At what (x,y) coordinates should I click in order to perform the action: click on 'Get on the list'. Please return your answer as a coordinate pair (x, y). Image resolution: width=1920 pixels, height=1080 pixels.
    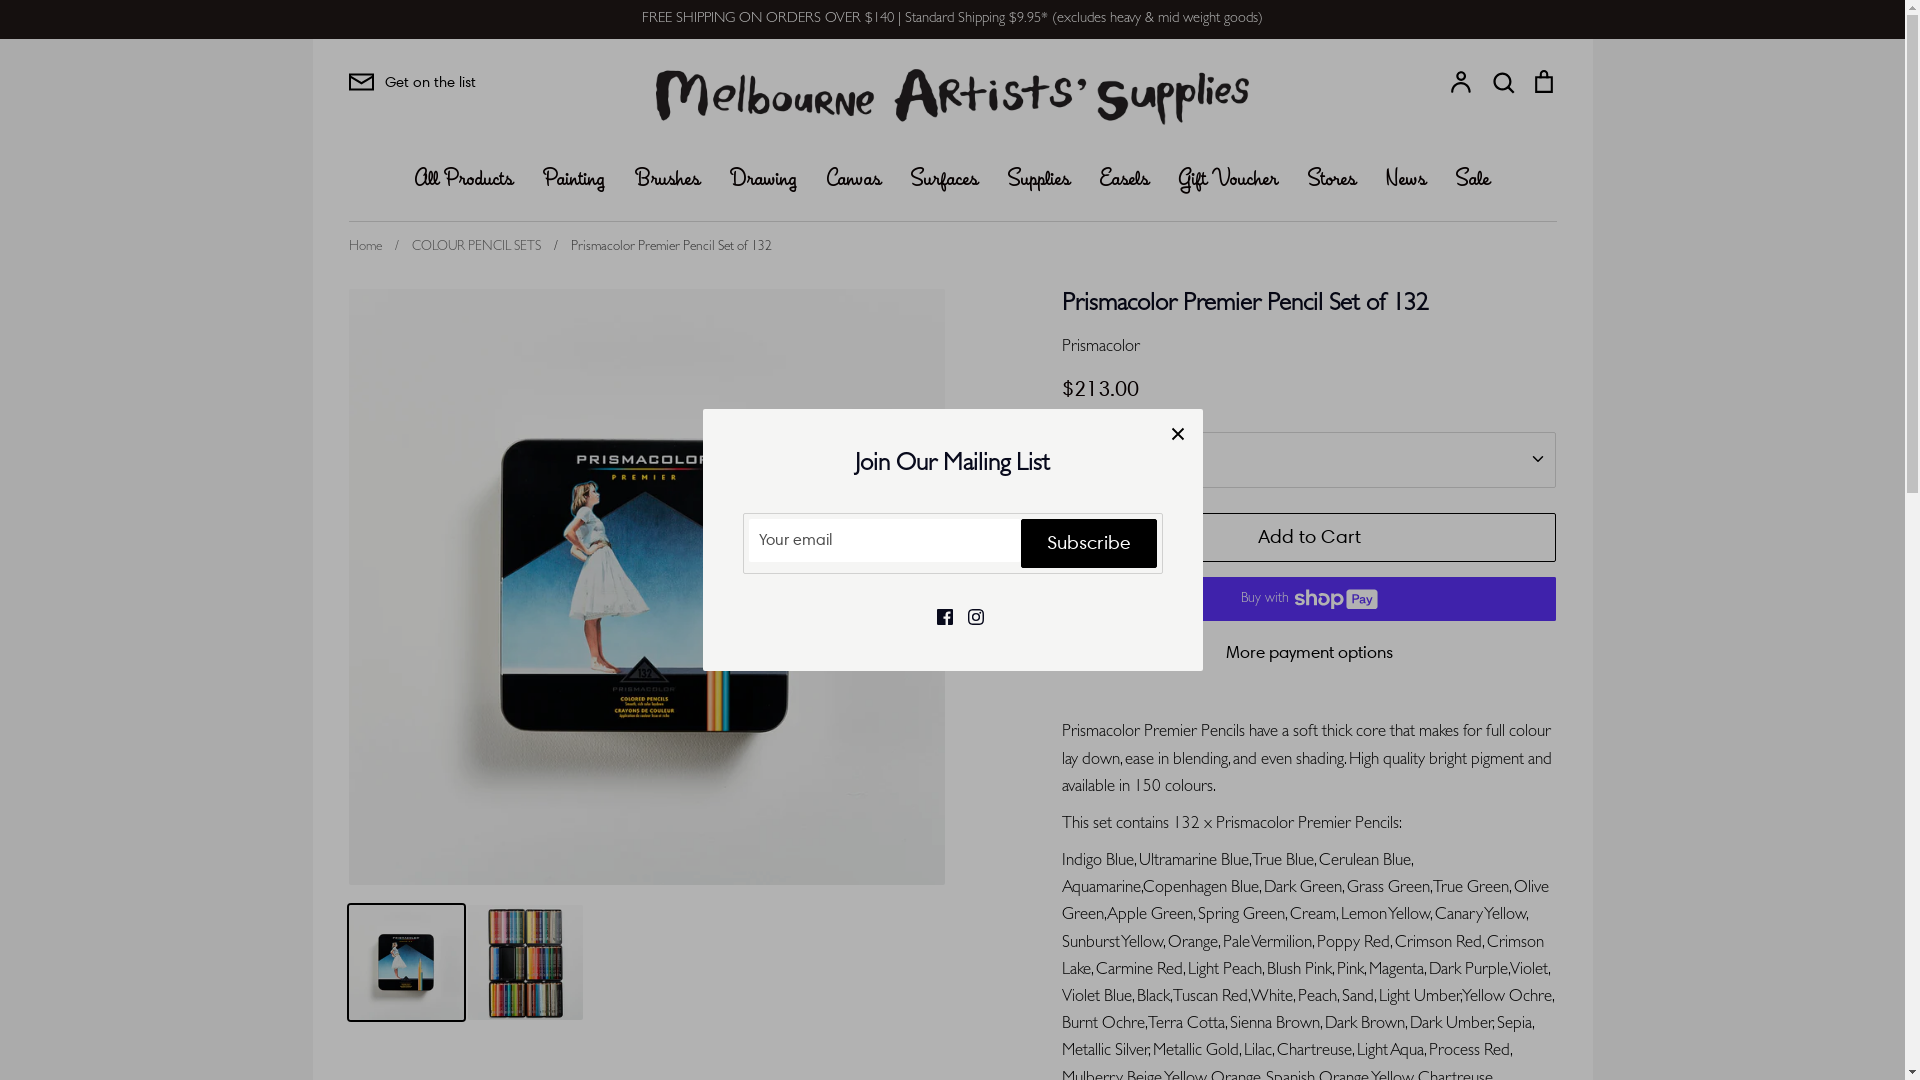
    Looking at the image, I should click on (410, 80).